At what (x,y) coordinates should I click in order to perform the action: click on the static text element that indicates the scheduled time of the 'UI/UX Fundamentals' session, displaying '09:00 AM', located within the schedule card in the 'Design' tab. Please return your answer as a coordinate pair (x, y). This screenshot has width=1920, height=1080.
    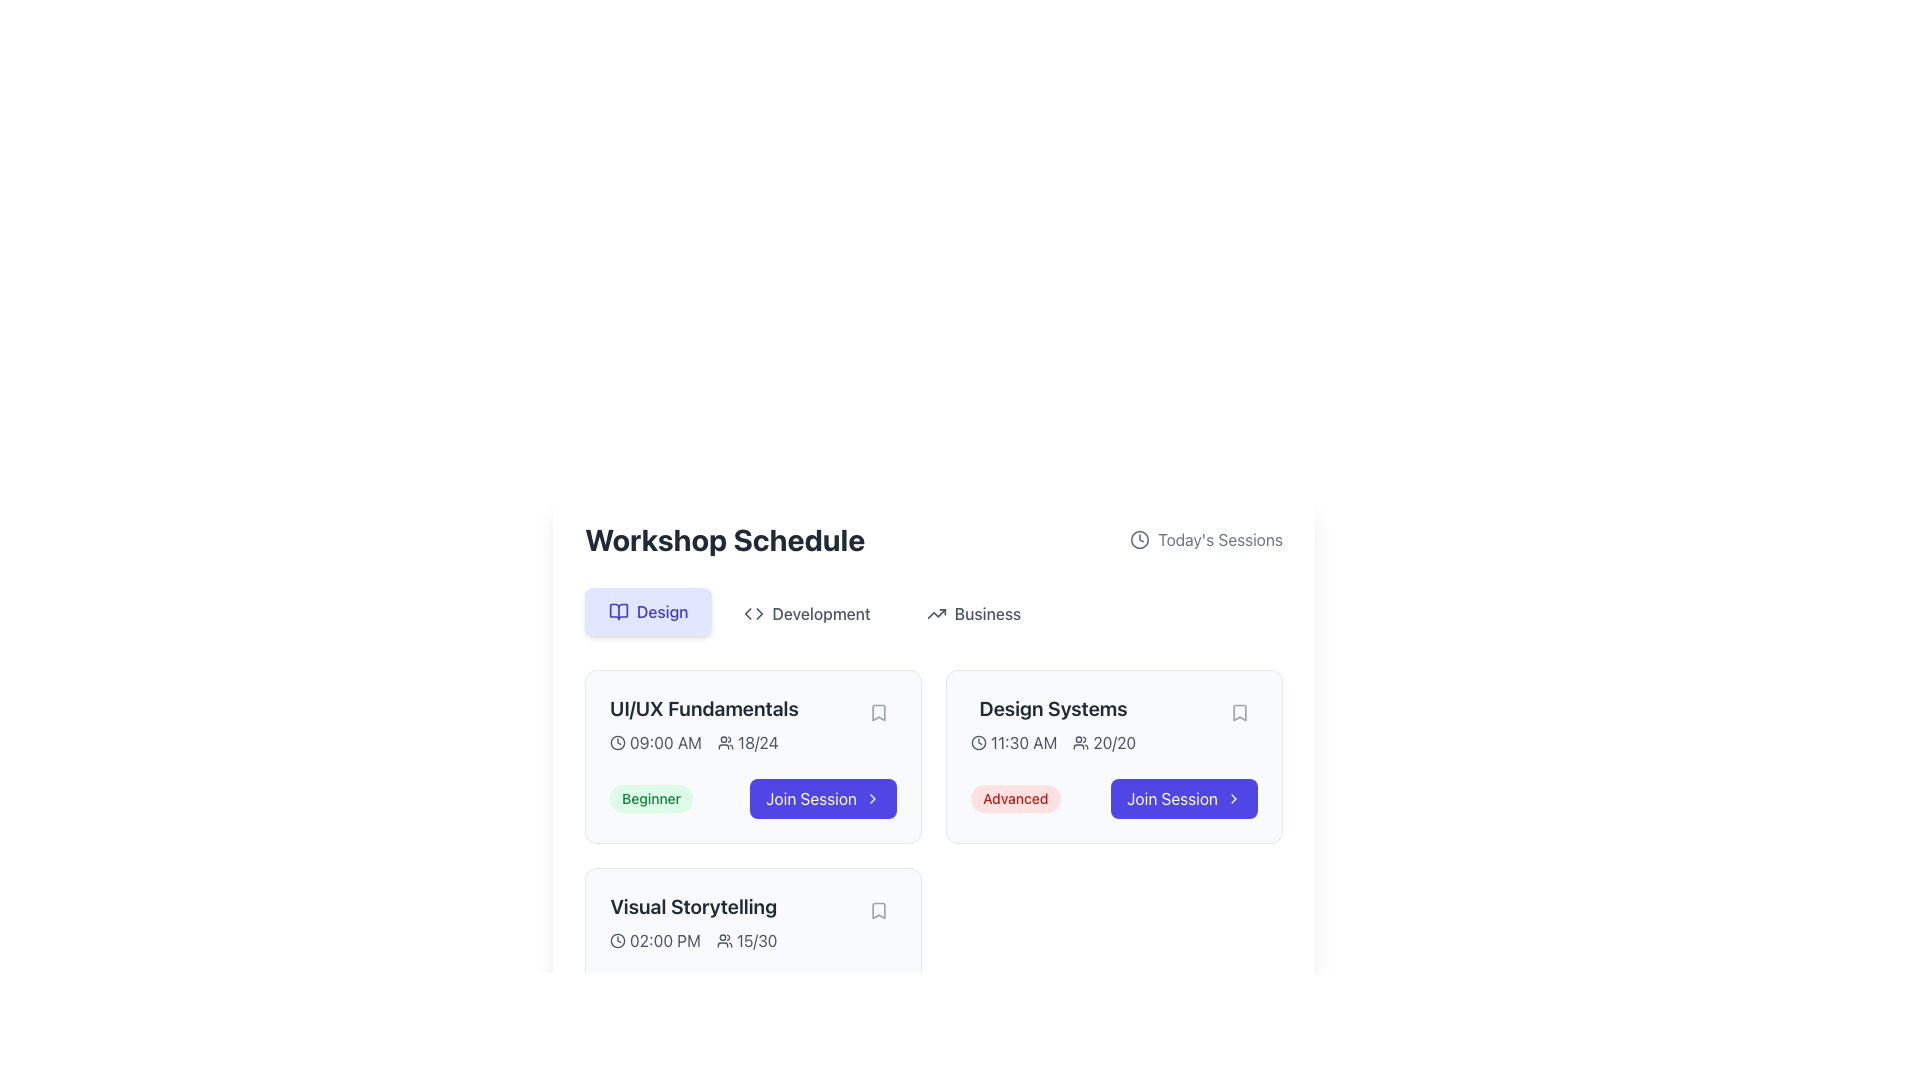
    Looking at the image, I should click on (656, 743).